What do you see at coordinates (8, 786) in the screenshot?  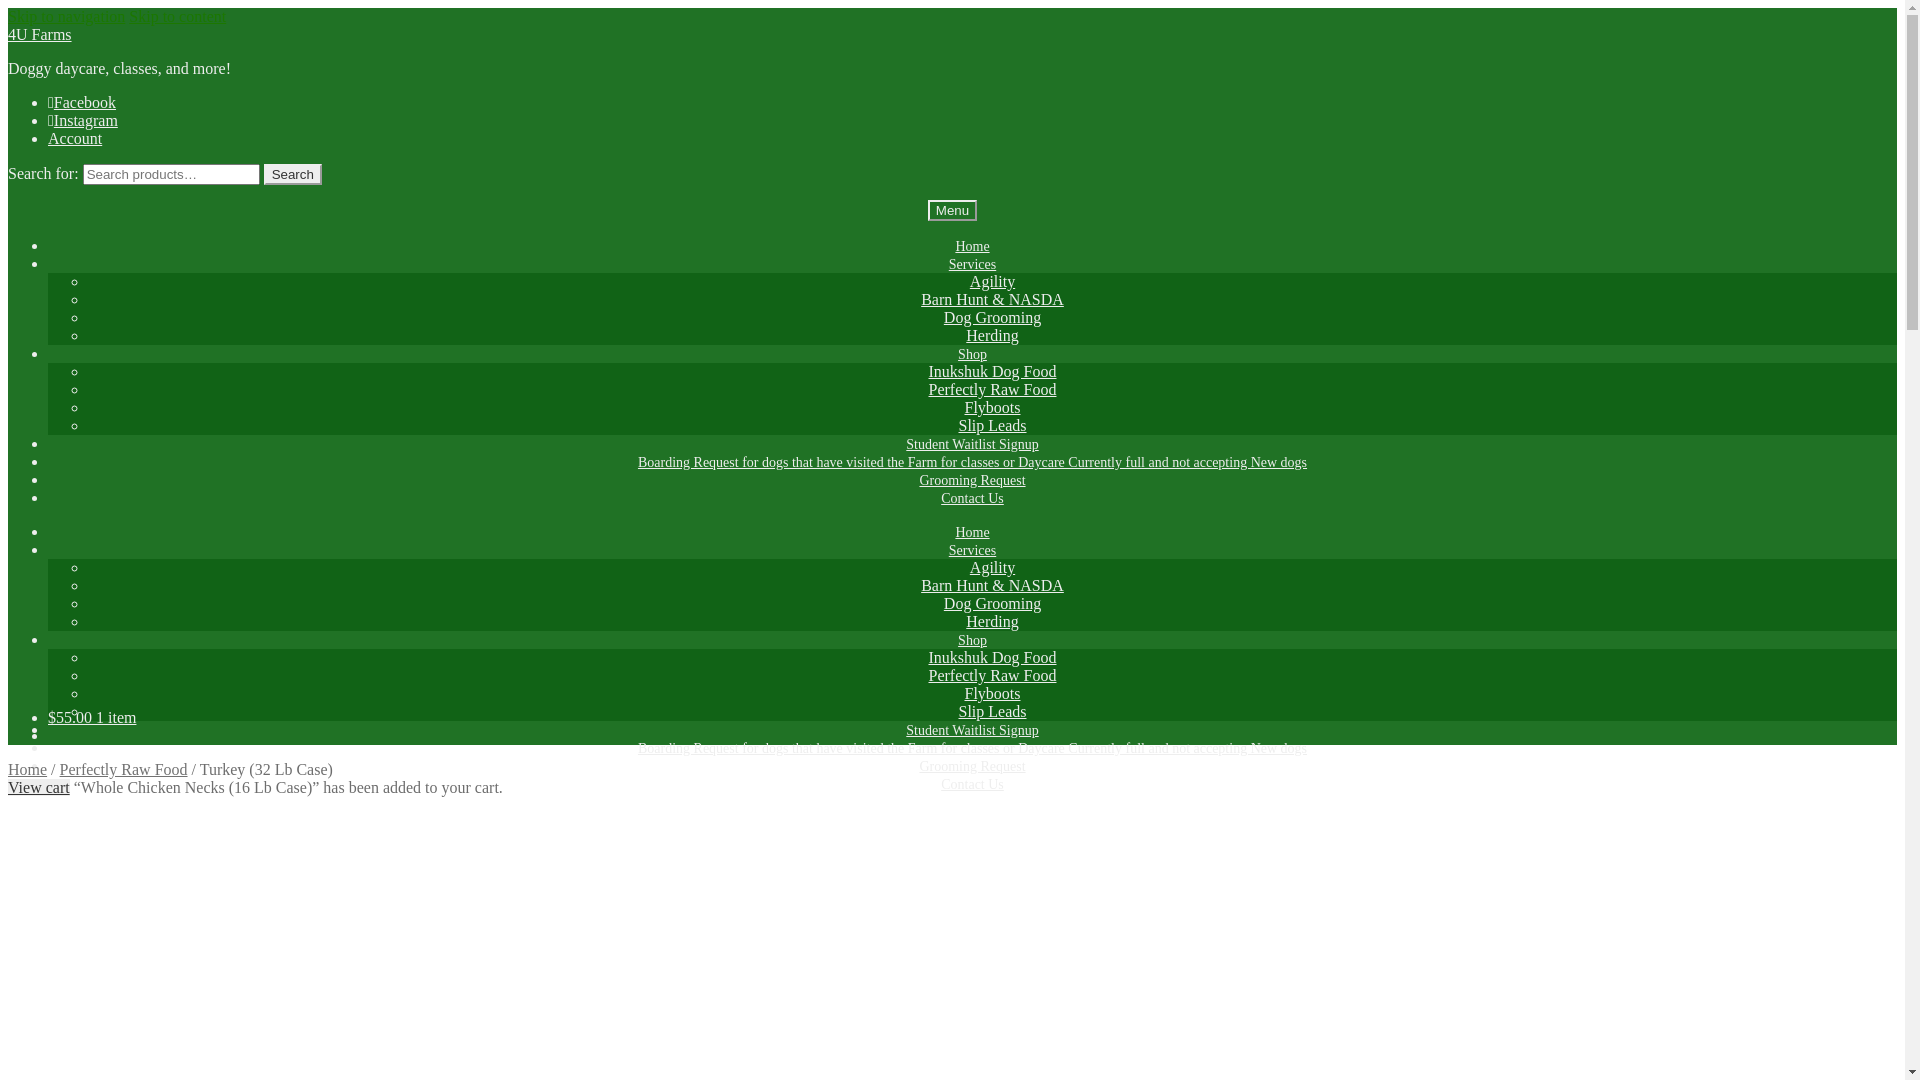 I see `'View cart'` at bounding box center [8, 786].